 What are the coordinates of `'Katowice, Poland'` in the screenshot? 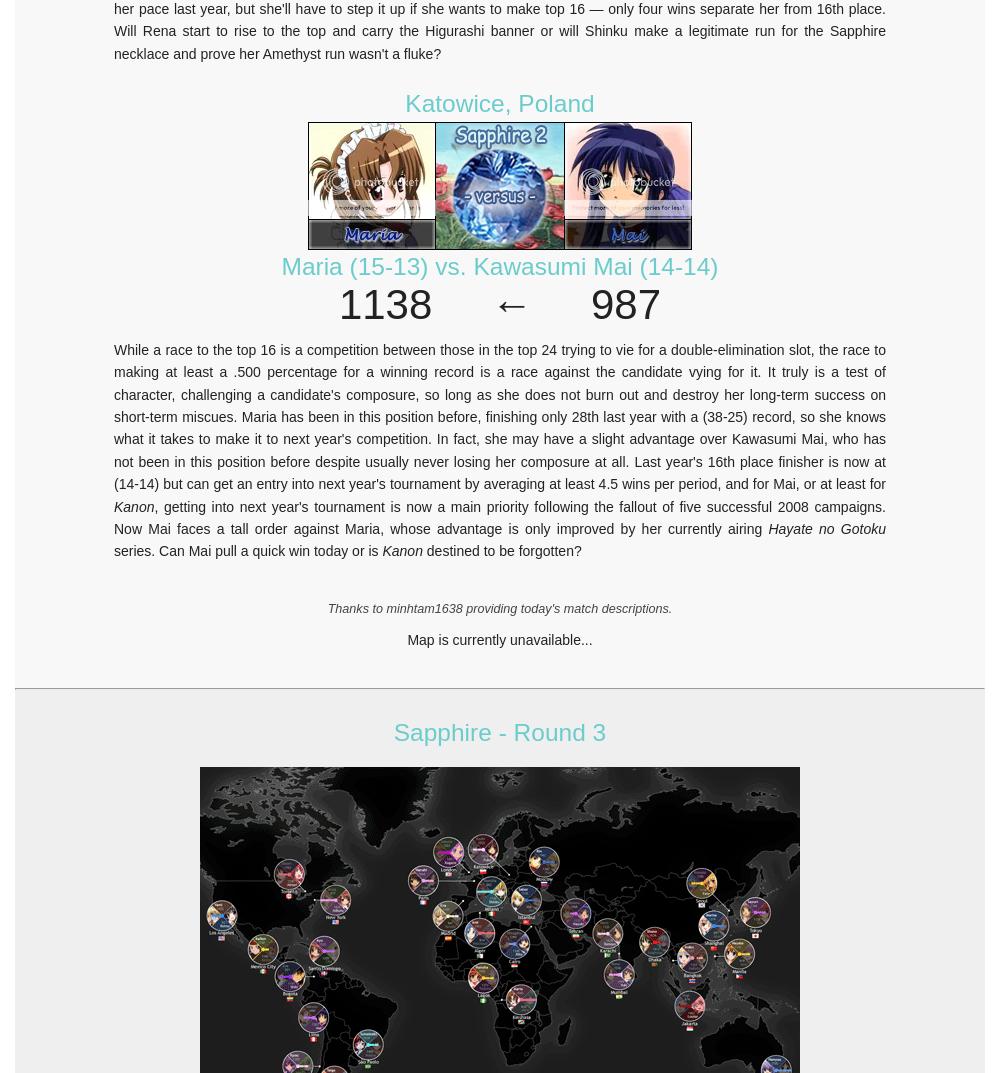 It's located at (405, 103).